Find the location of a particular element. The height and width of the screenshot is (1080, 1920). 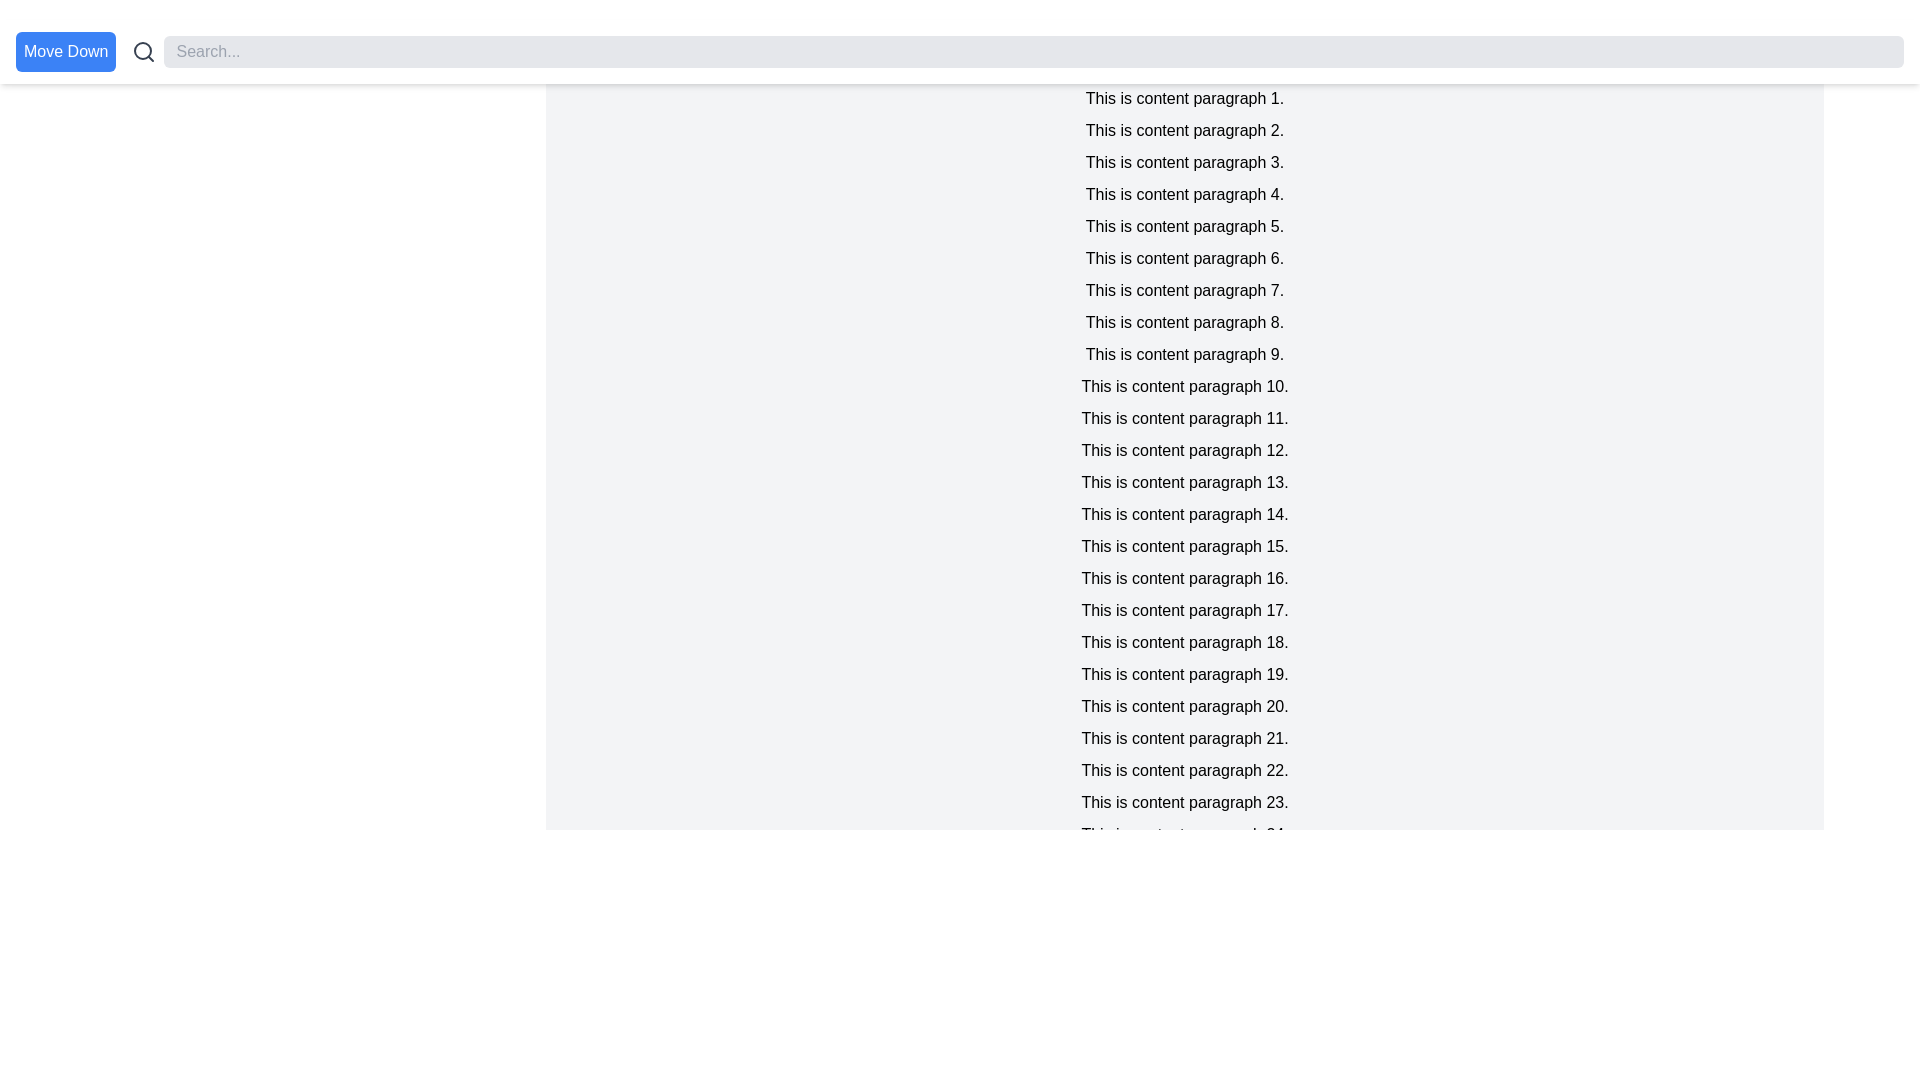

the 19th paragraph of static text is located at coordinates (1185, 675).